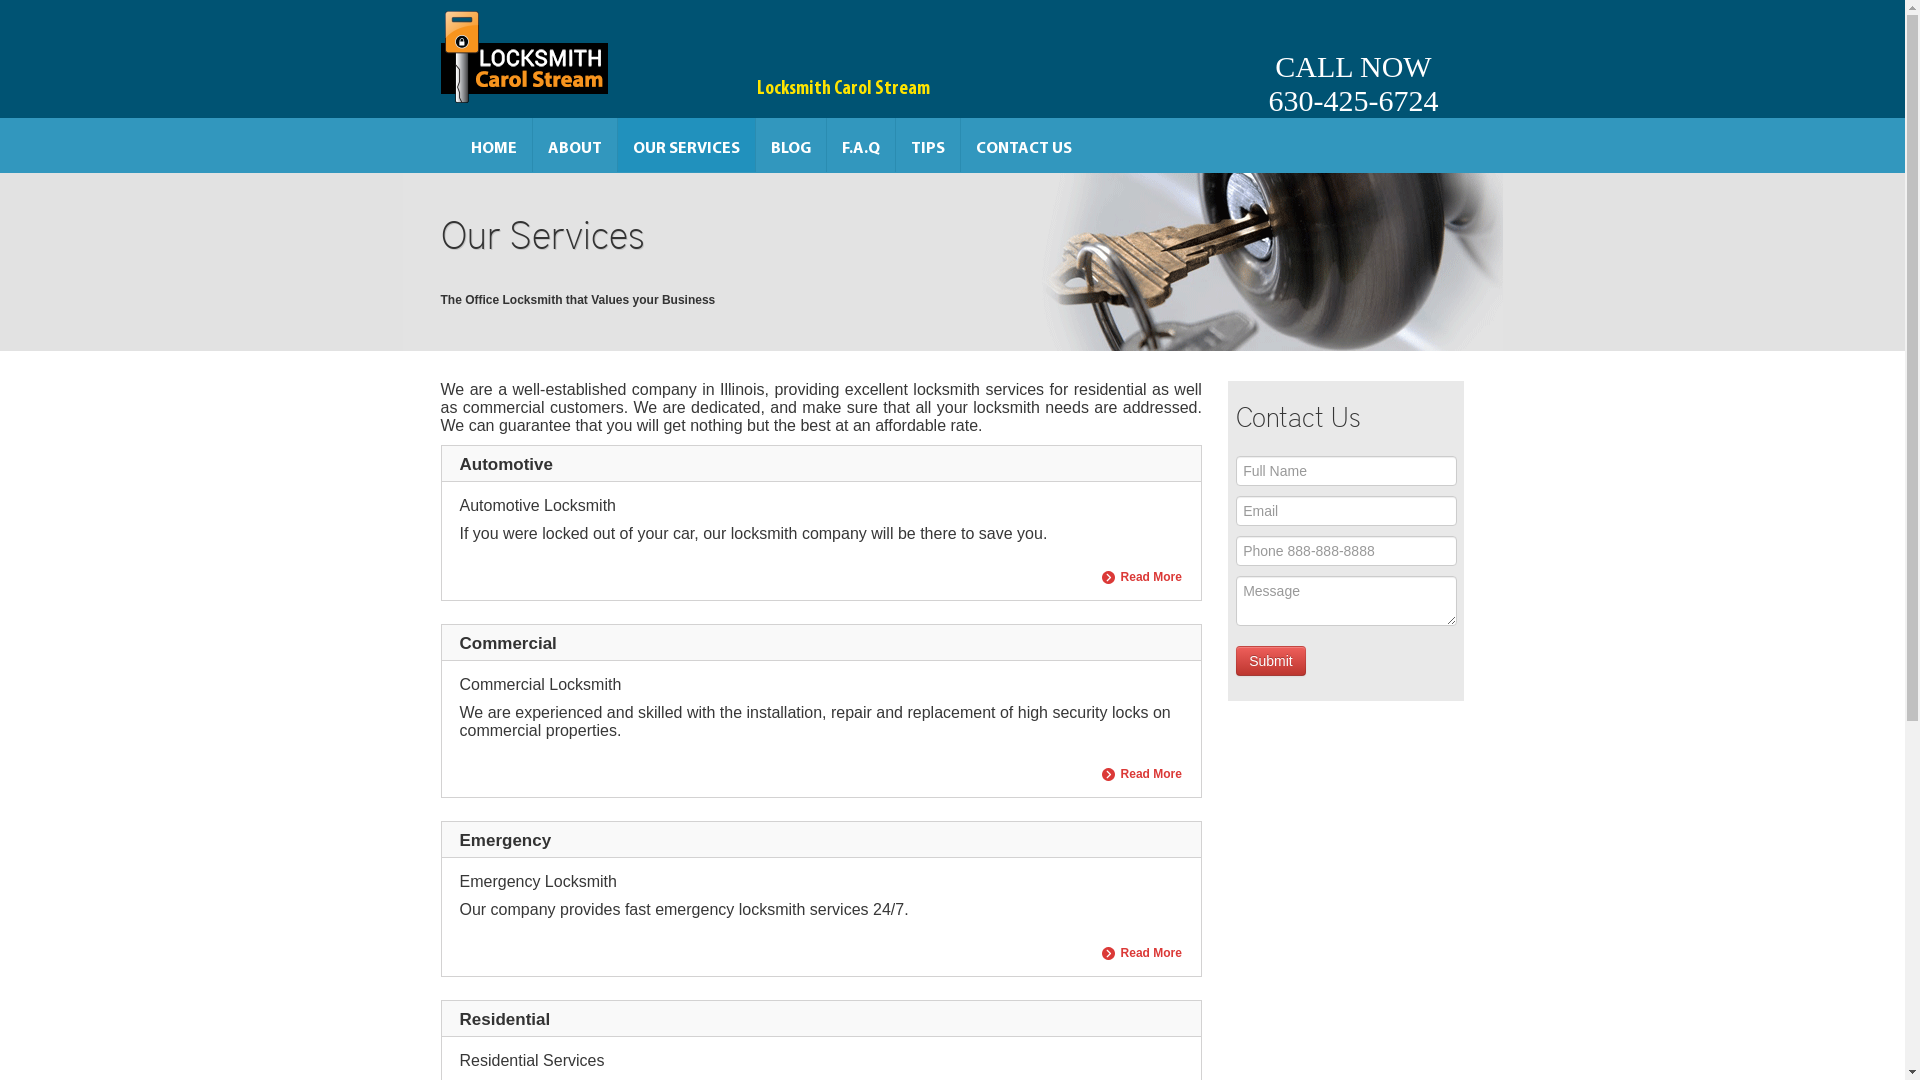 The height and width of the screenshot is (1080, 1920). I want to click on 'Read More', so click(1101, 577).